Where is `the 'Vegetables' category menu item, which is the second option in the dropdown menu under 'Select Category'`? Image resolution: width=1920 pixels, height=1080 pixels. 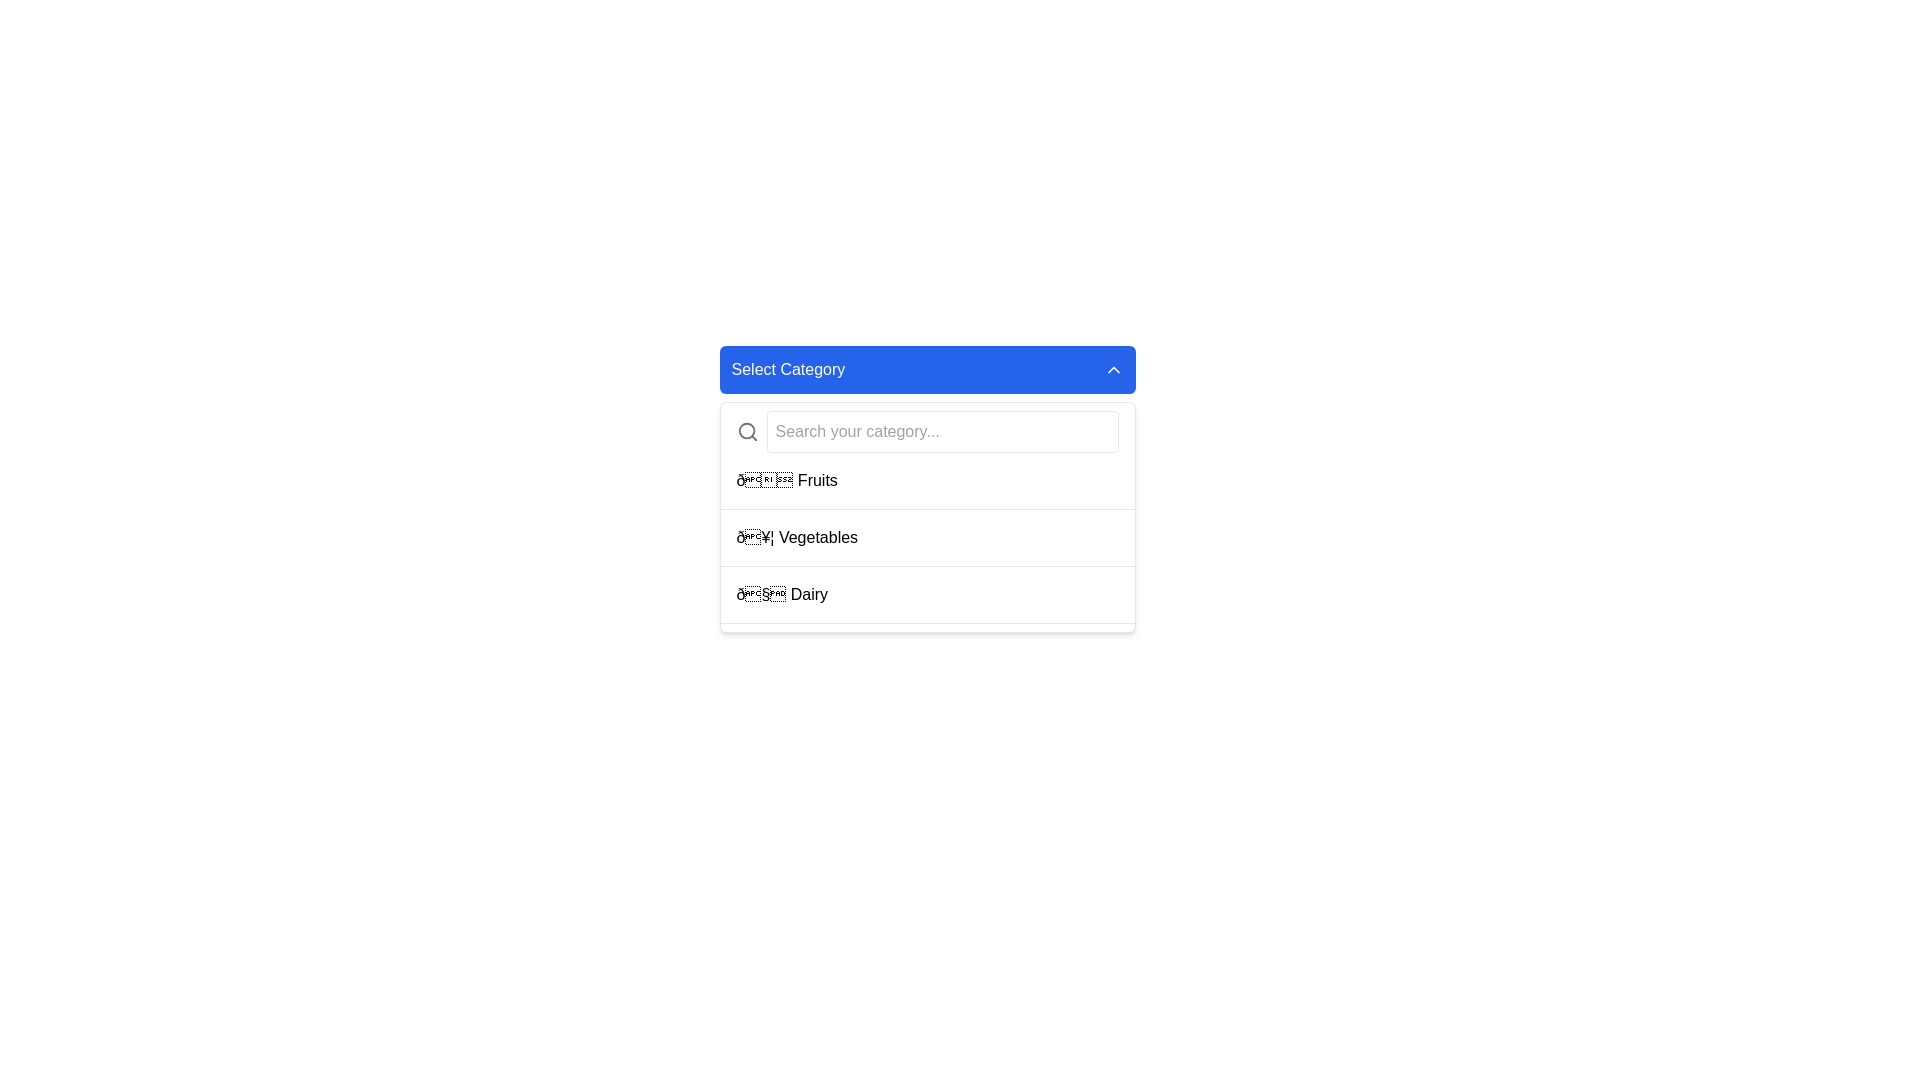 the 'Vegetables' category menu item, which is the second option in the dropdown menu under 'Select Category' is located at coordinates (926, 537).